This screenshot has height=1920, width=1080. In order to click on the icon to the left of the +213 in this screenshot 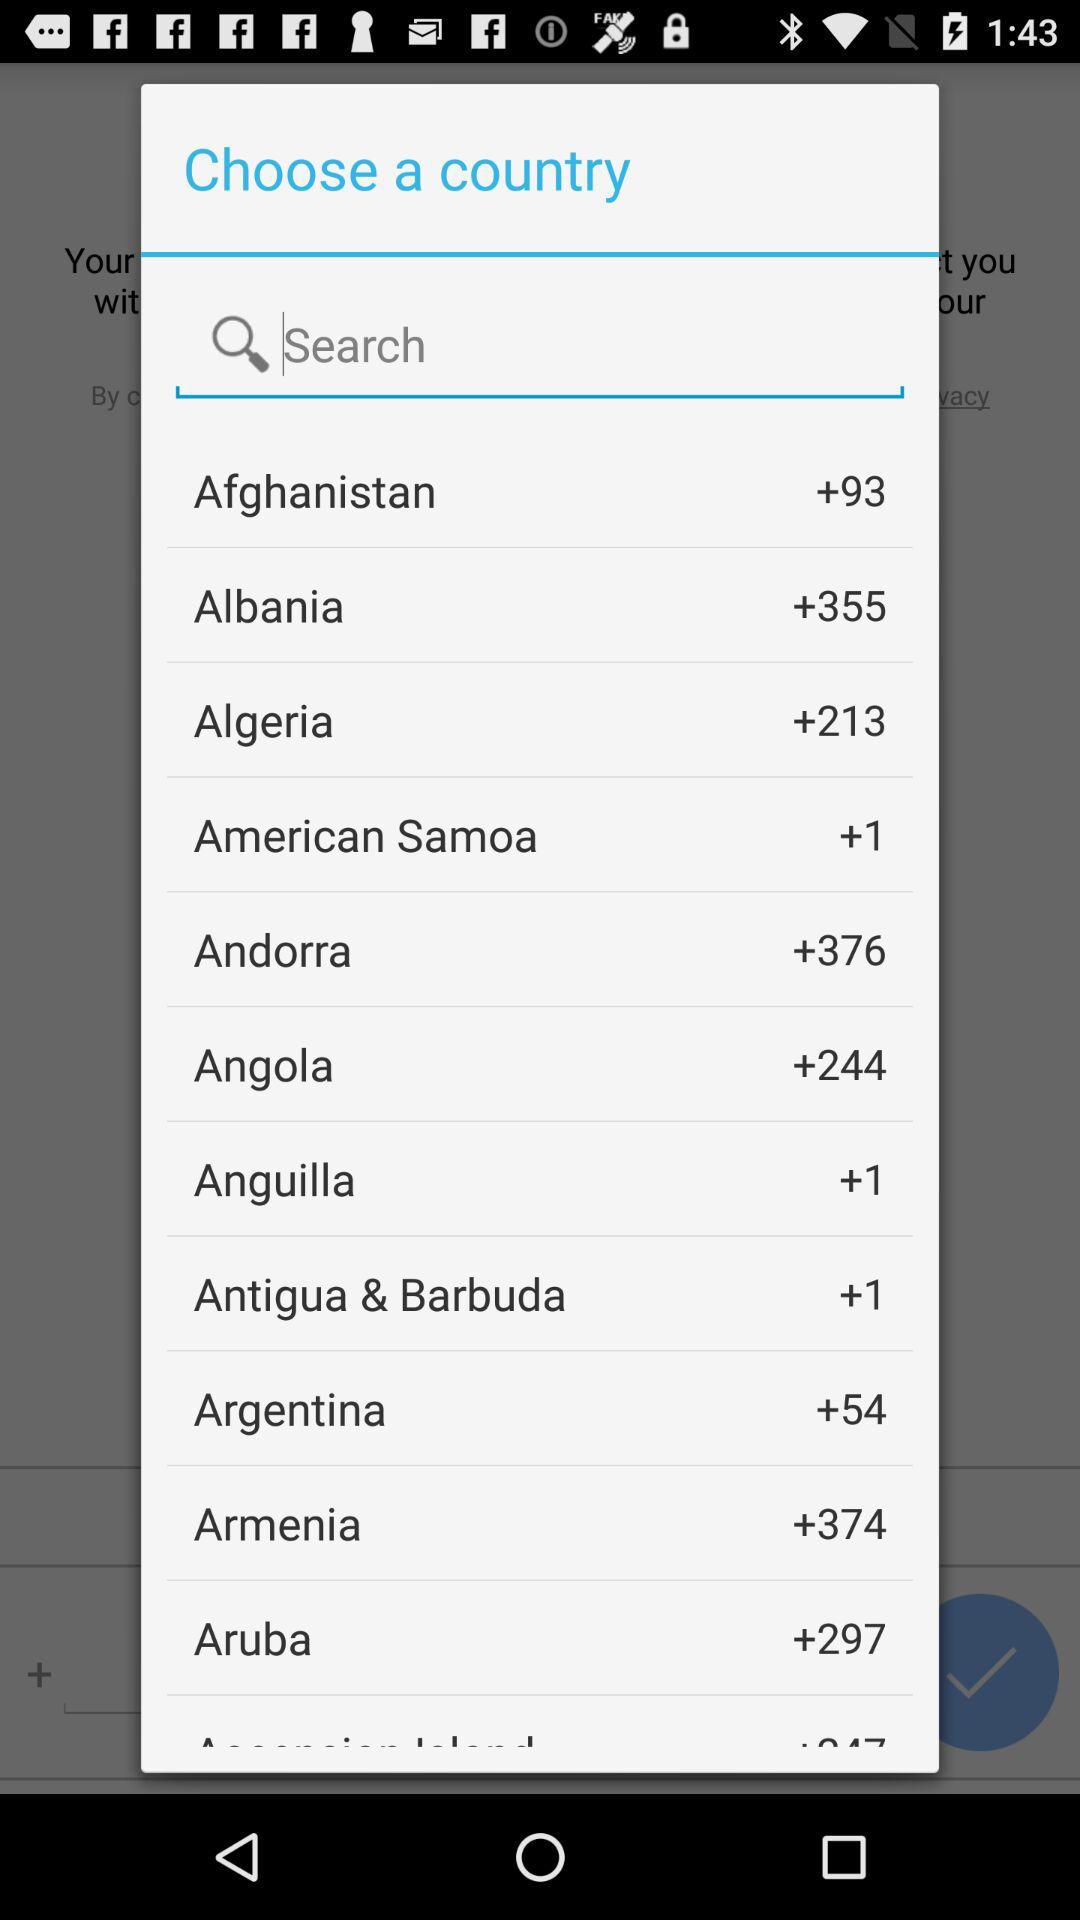, I will do `click(262, 719)`.